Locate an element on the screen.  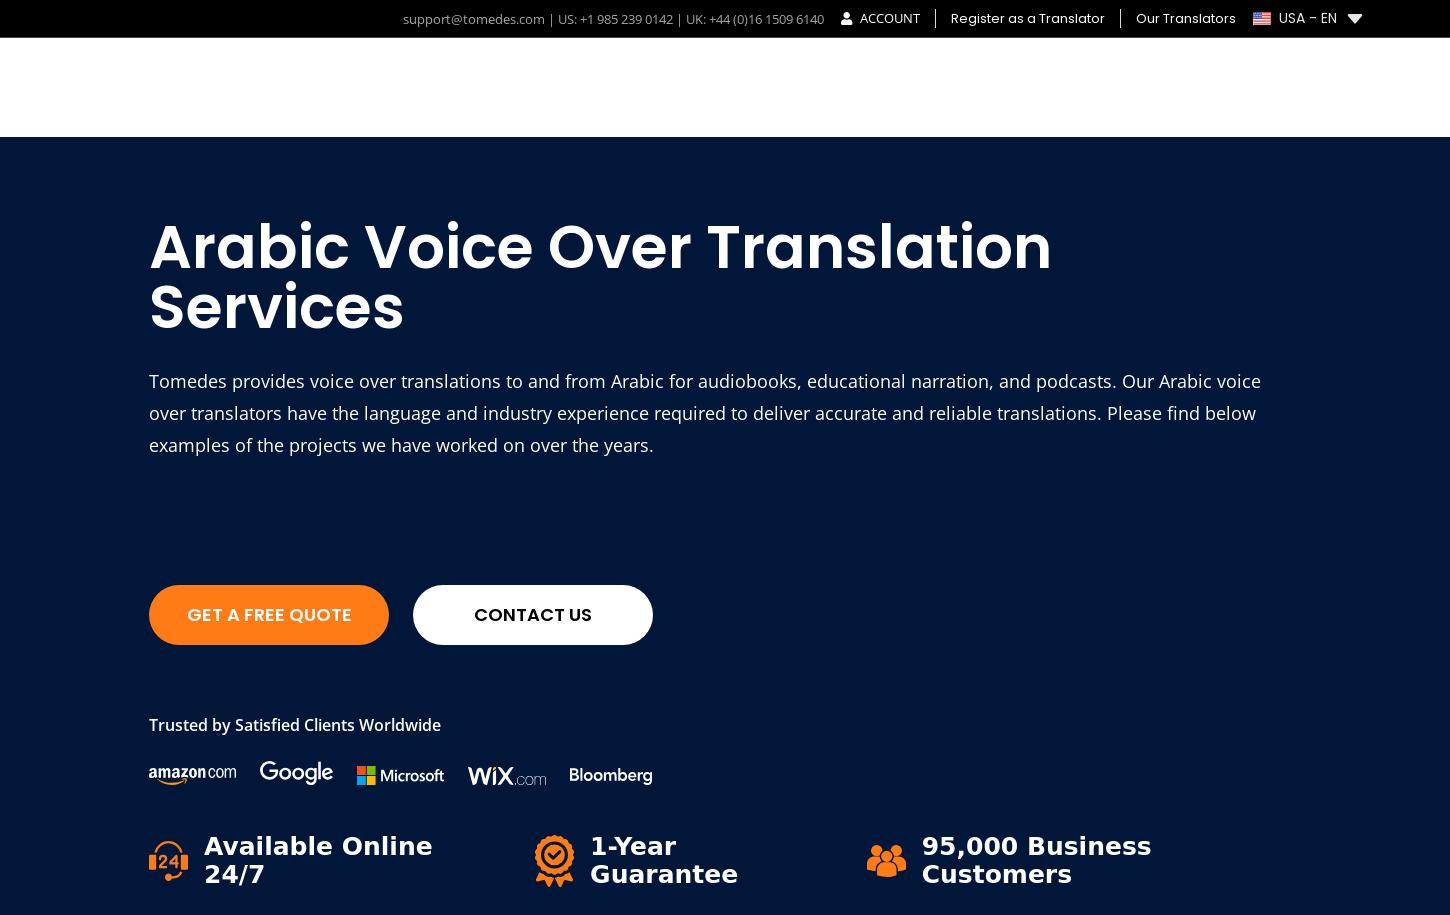
'Call: +44 (0)16 1509 6140' is located at coordinates (598, 775).